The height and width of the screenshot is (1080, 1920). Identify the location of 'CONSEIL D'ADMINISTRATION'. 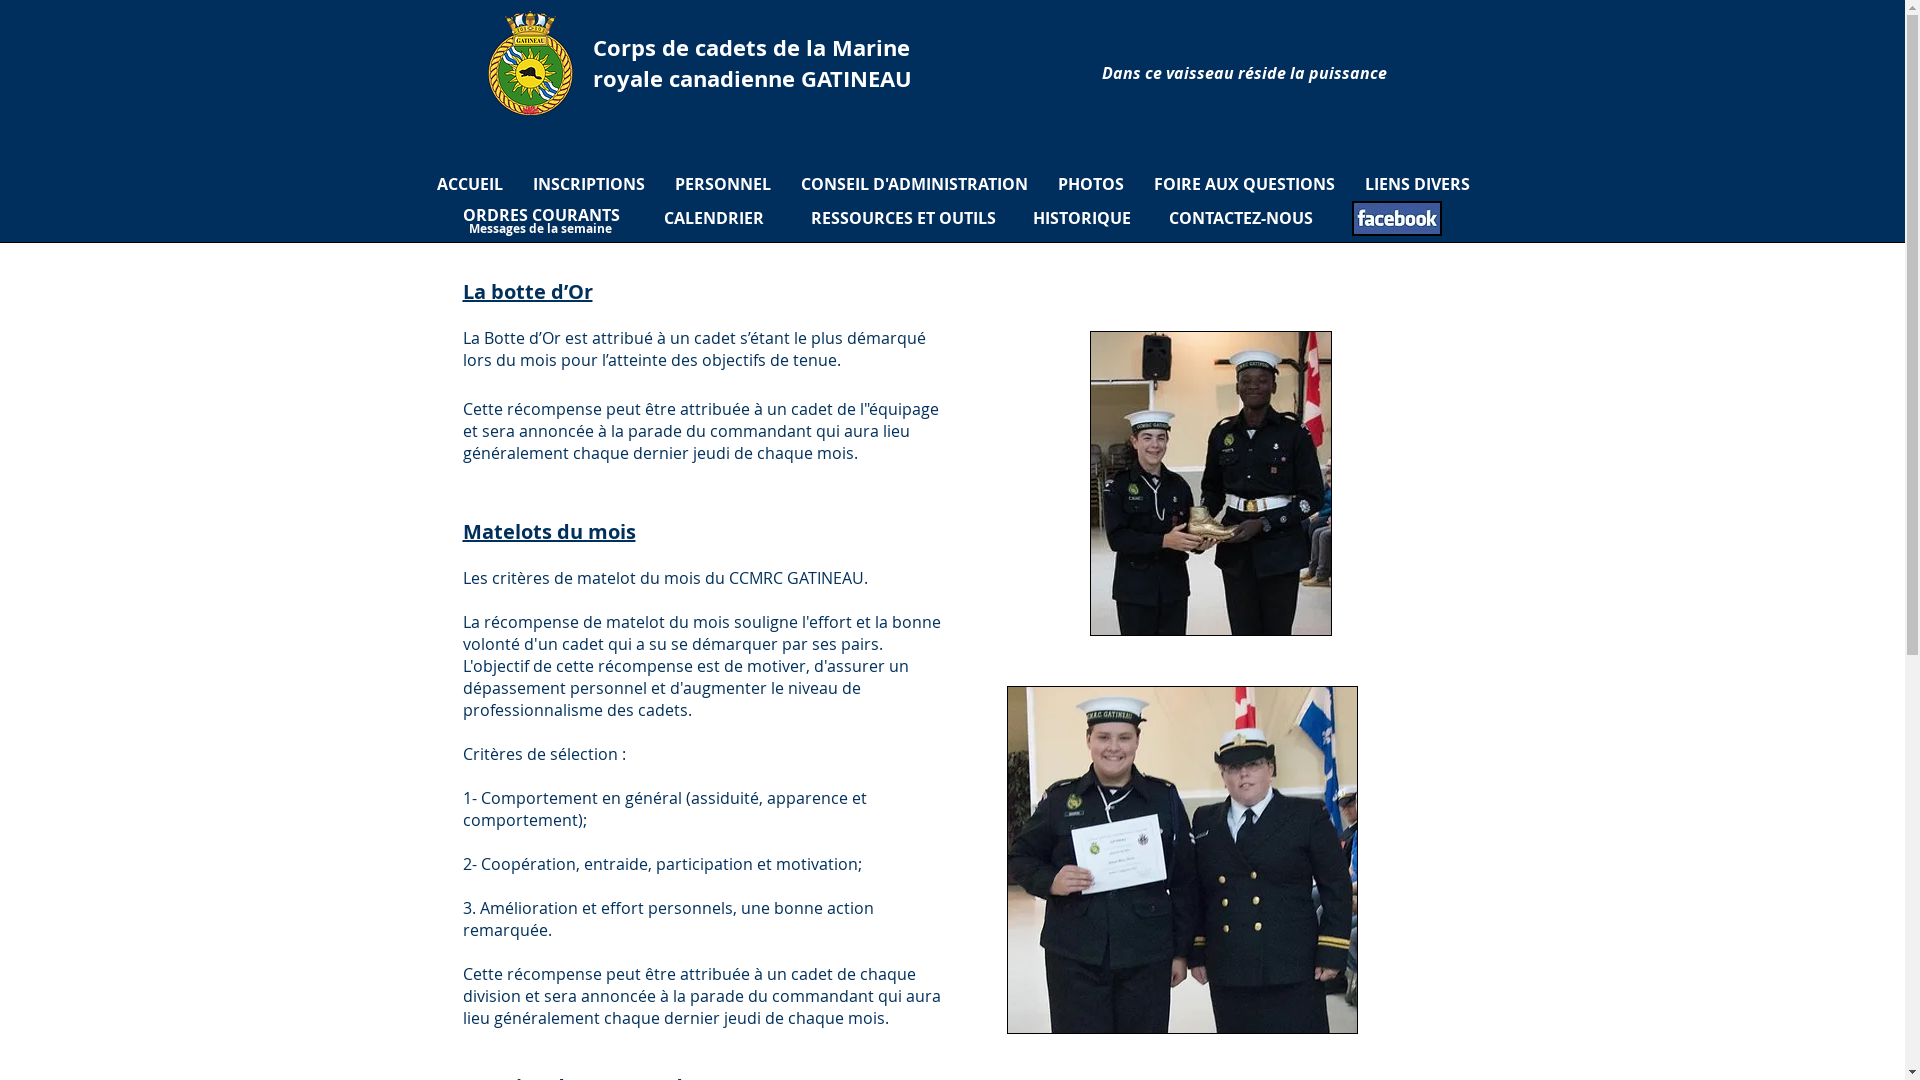
(913, 184).